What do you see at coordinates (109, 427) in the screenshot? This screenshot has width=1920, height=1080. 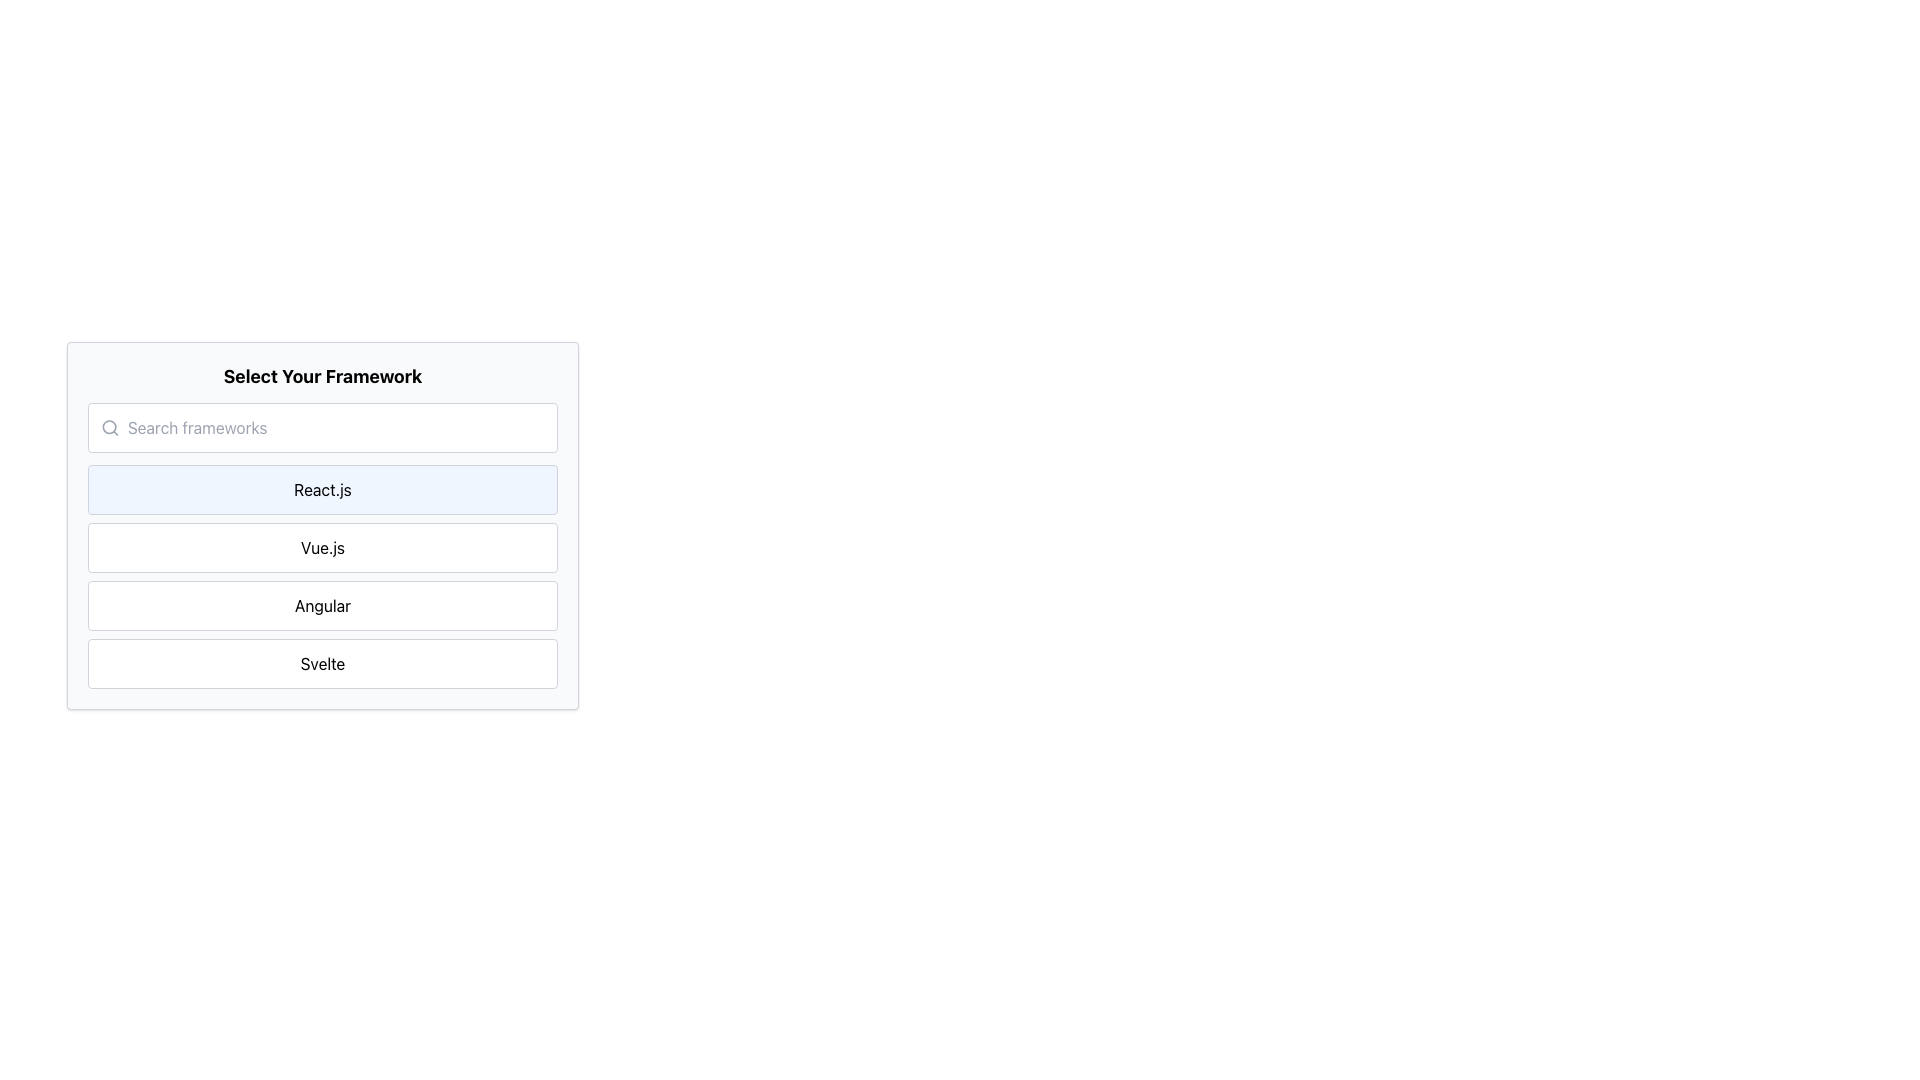 I see `the search icon located inside the search input field, which precedes the placeholder text 'Search frameworks'` at bounding box center [109, 427].